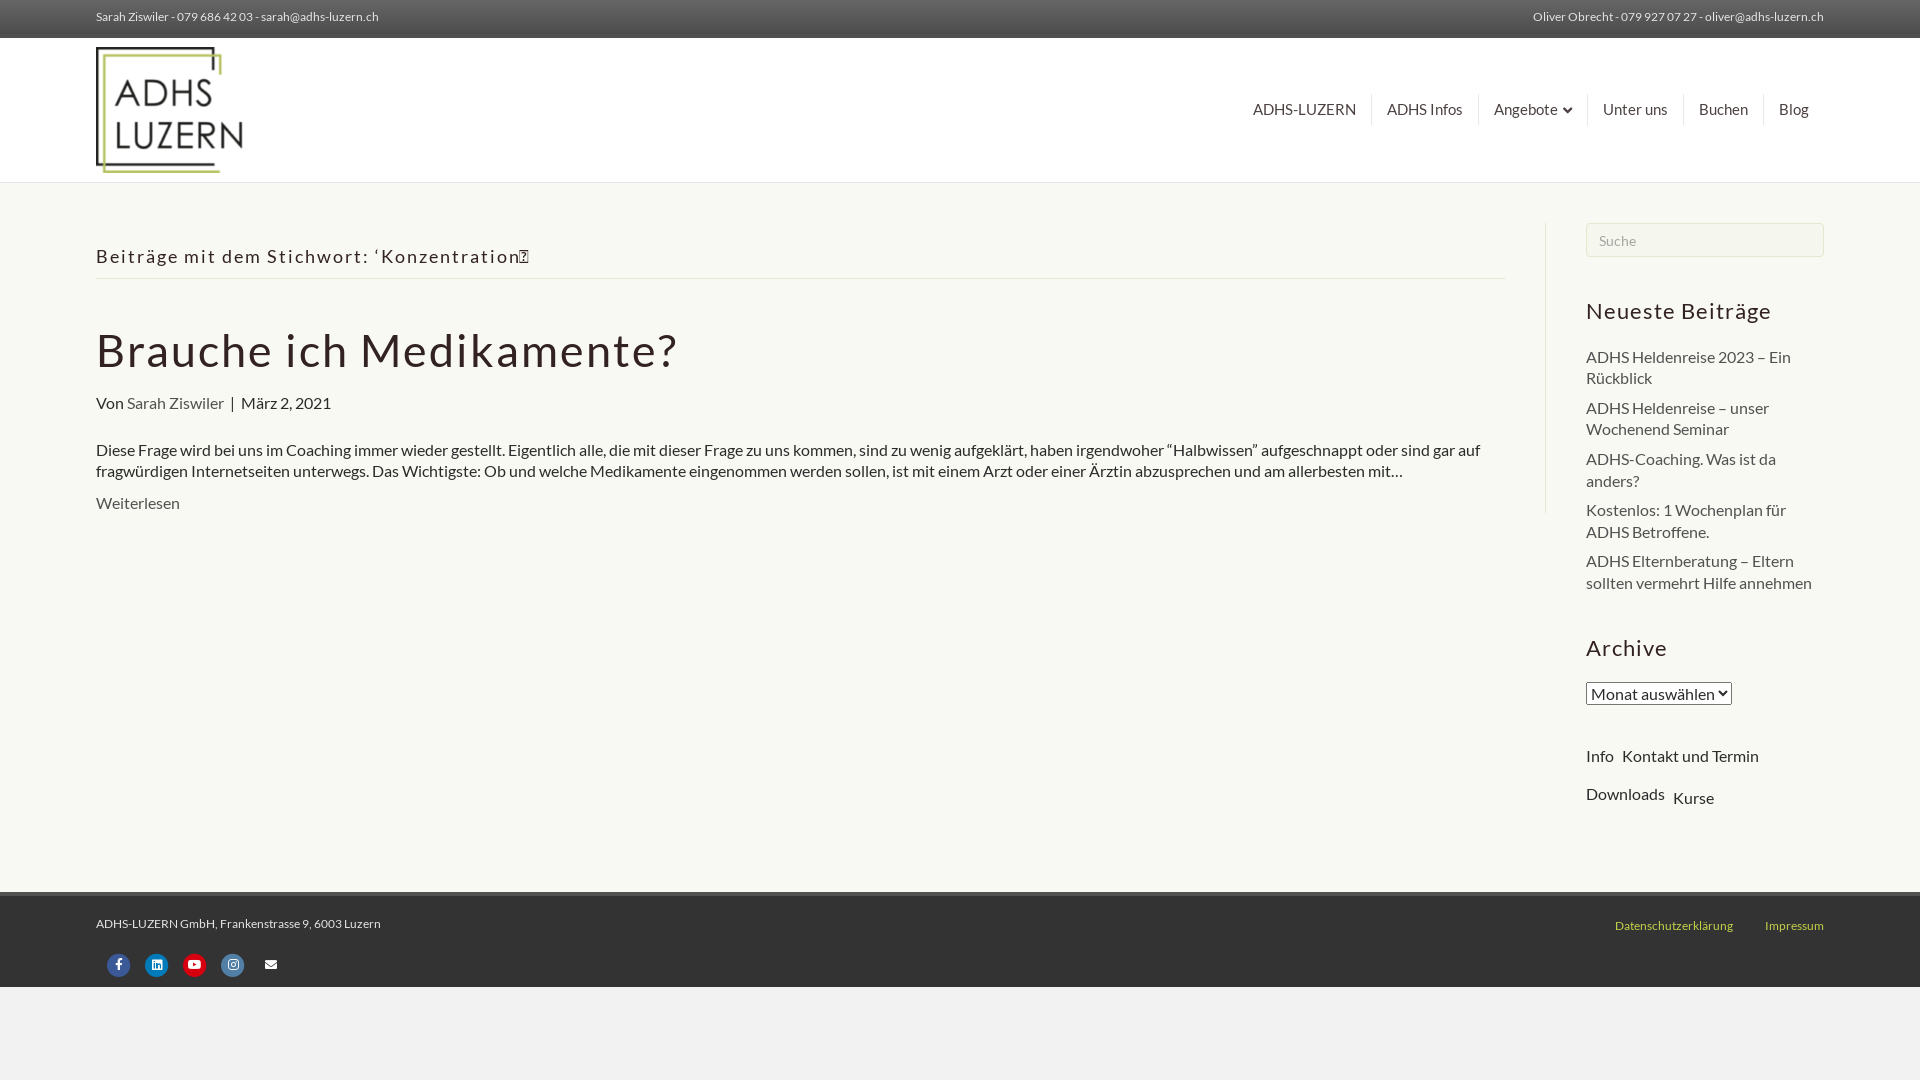 The height and width of the screenshot is (1080, 1920). Describe the element at coordinates (1794, 933) in the screenshot. I see `'Impressum'` at that location.